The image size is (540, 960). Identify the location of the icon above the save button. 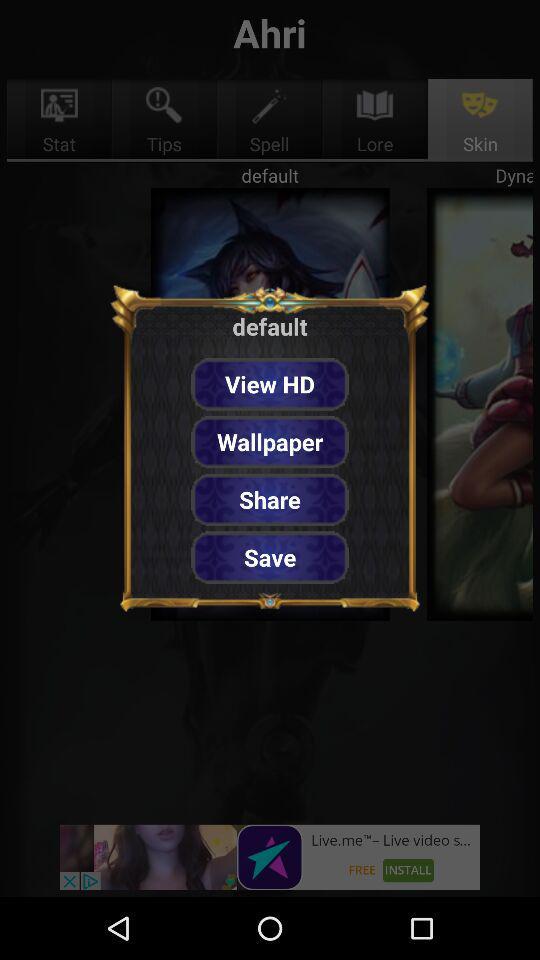
(270, 498).